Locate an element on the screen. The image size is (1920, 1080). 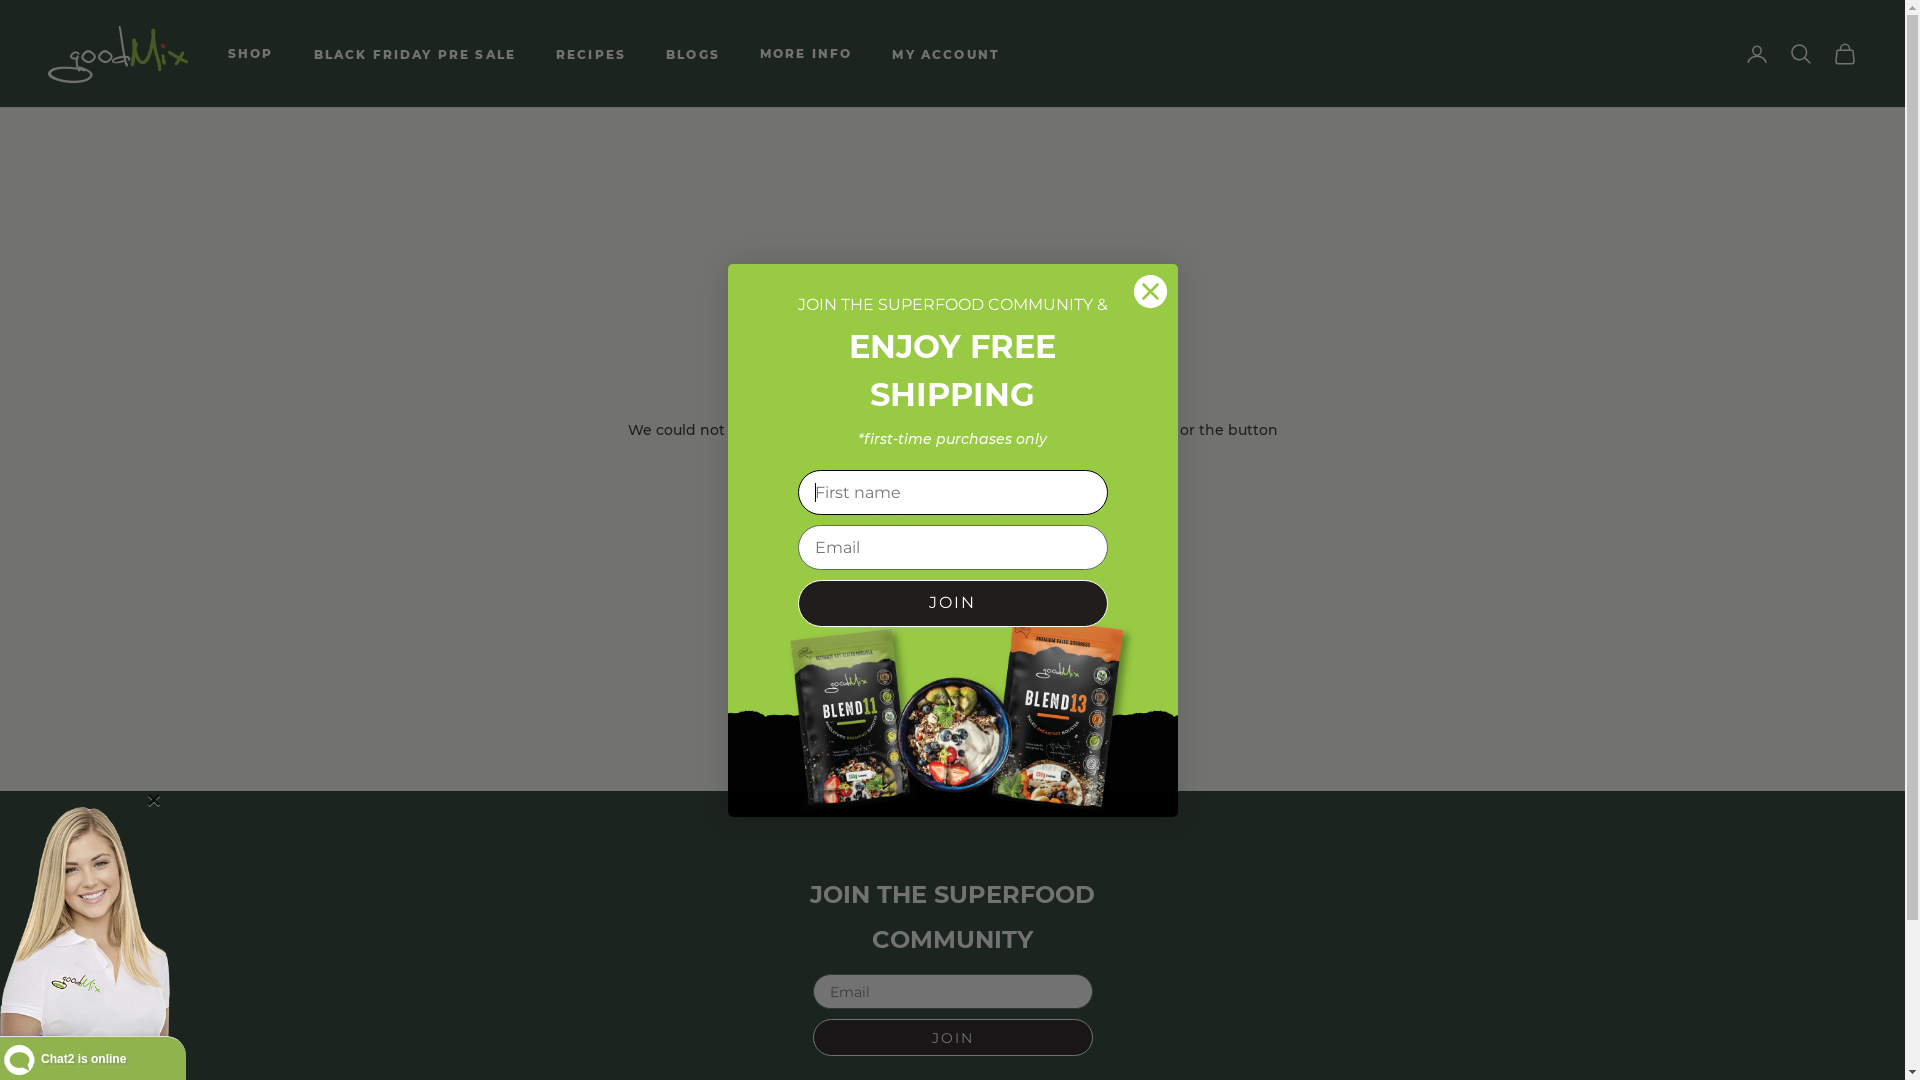
'RECIPES' is located at coordinates (589, 53).